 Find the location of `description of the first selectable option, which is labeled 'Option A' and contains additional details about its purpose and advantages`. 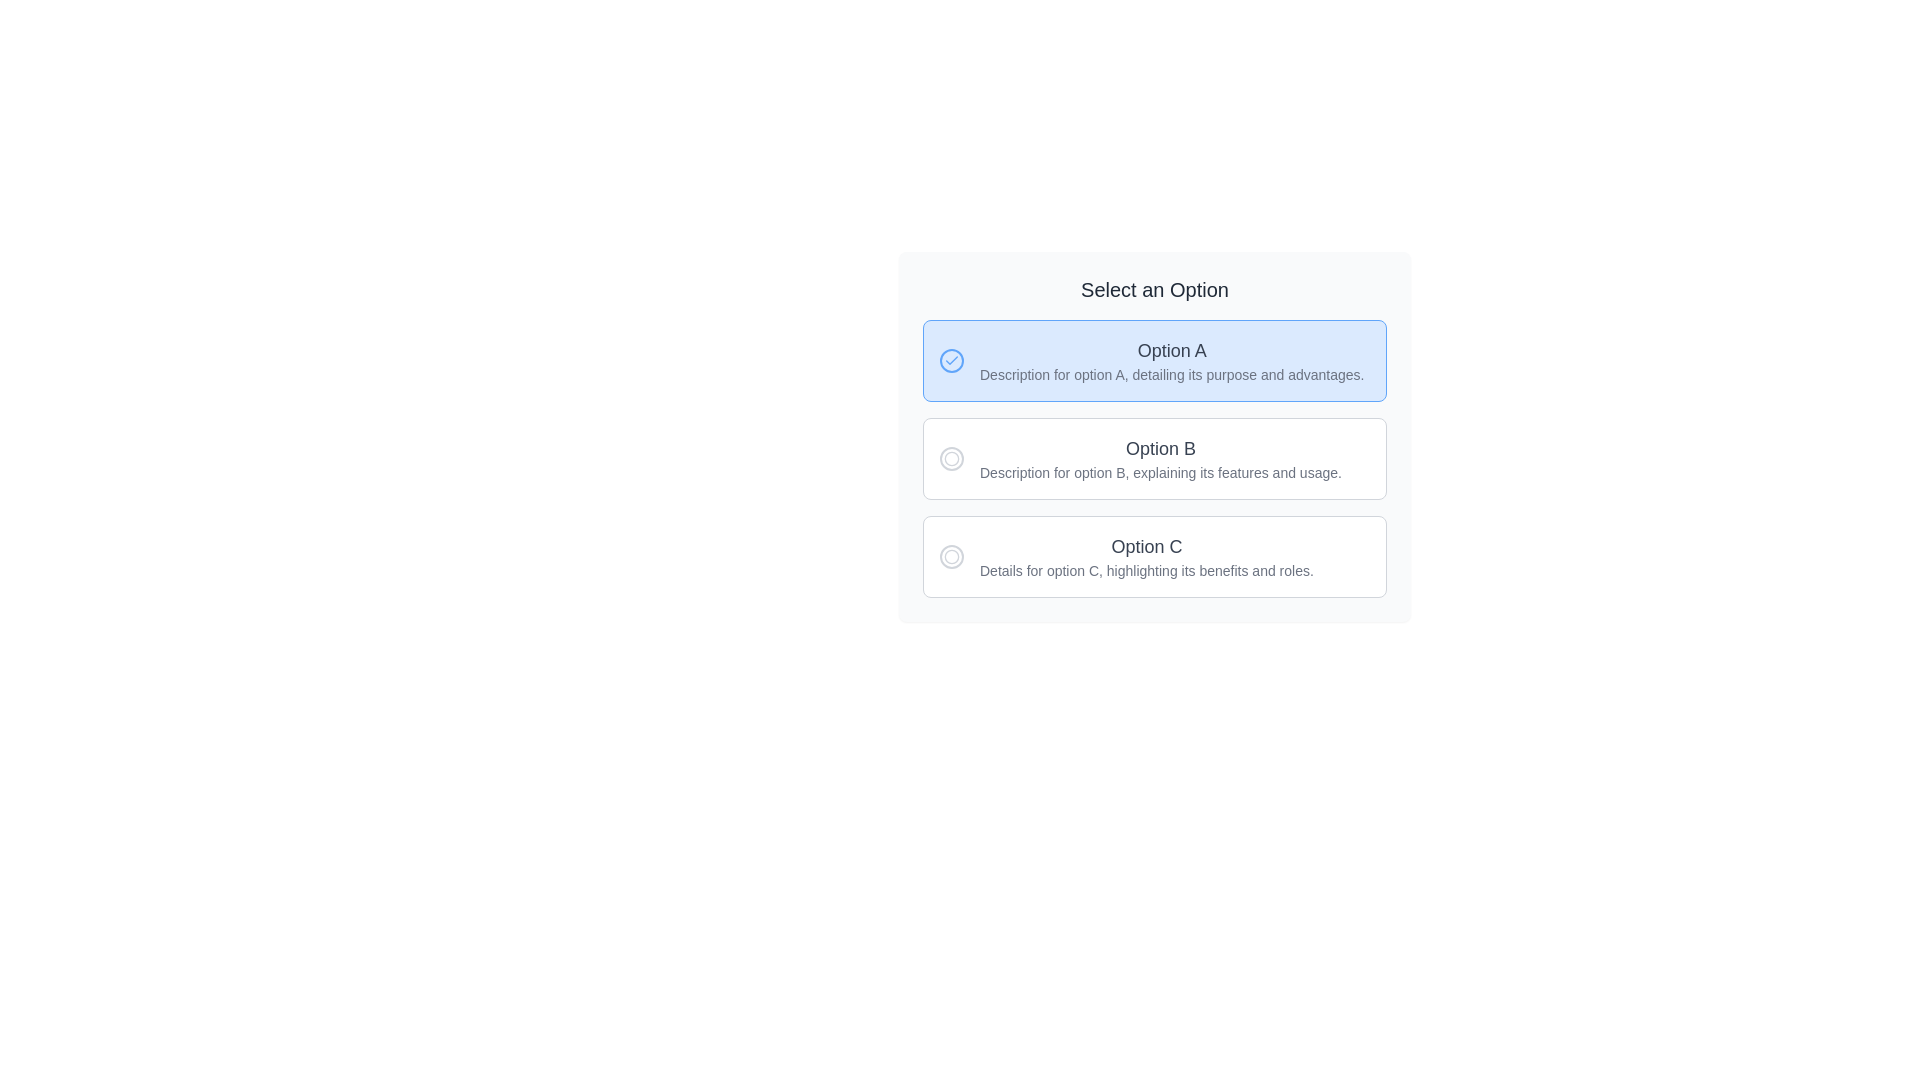

description of the first selectable option, which is labeled 'Option A' and contains additional details about its purpose and advantages is located at coordinates (1172, 361).